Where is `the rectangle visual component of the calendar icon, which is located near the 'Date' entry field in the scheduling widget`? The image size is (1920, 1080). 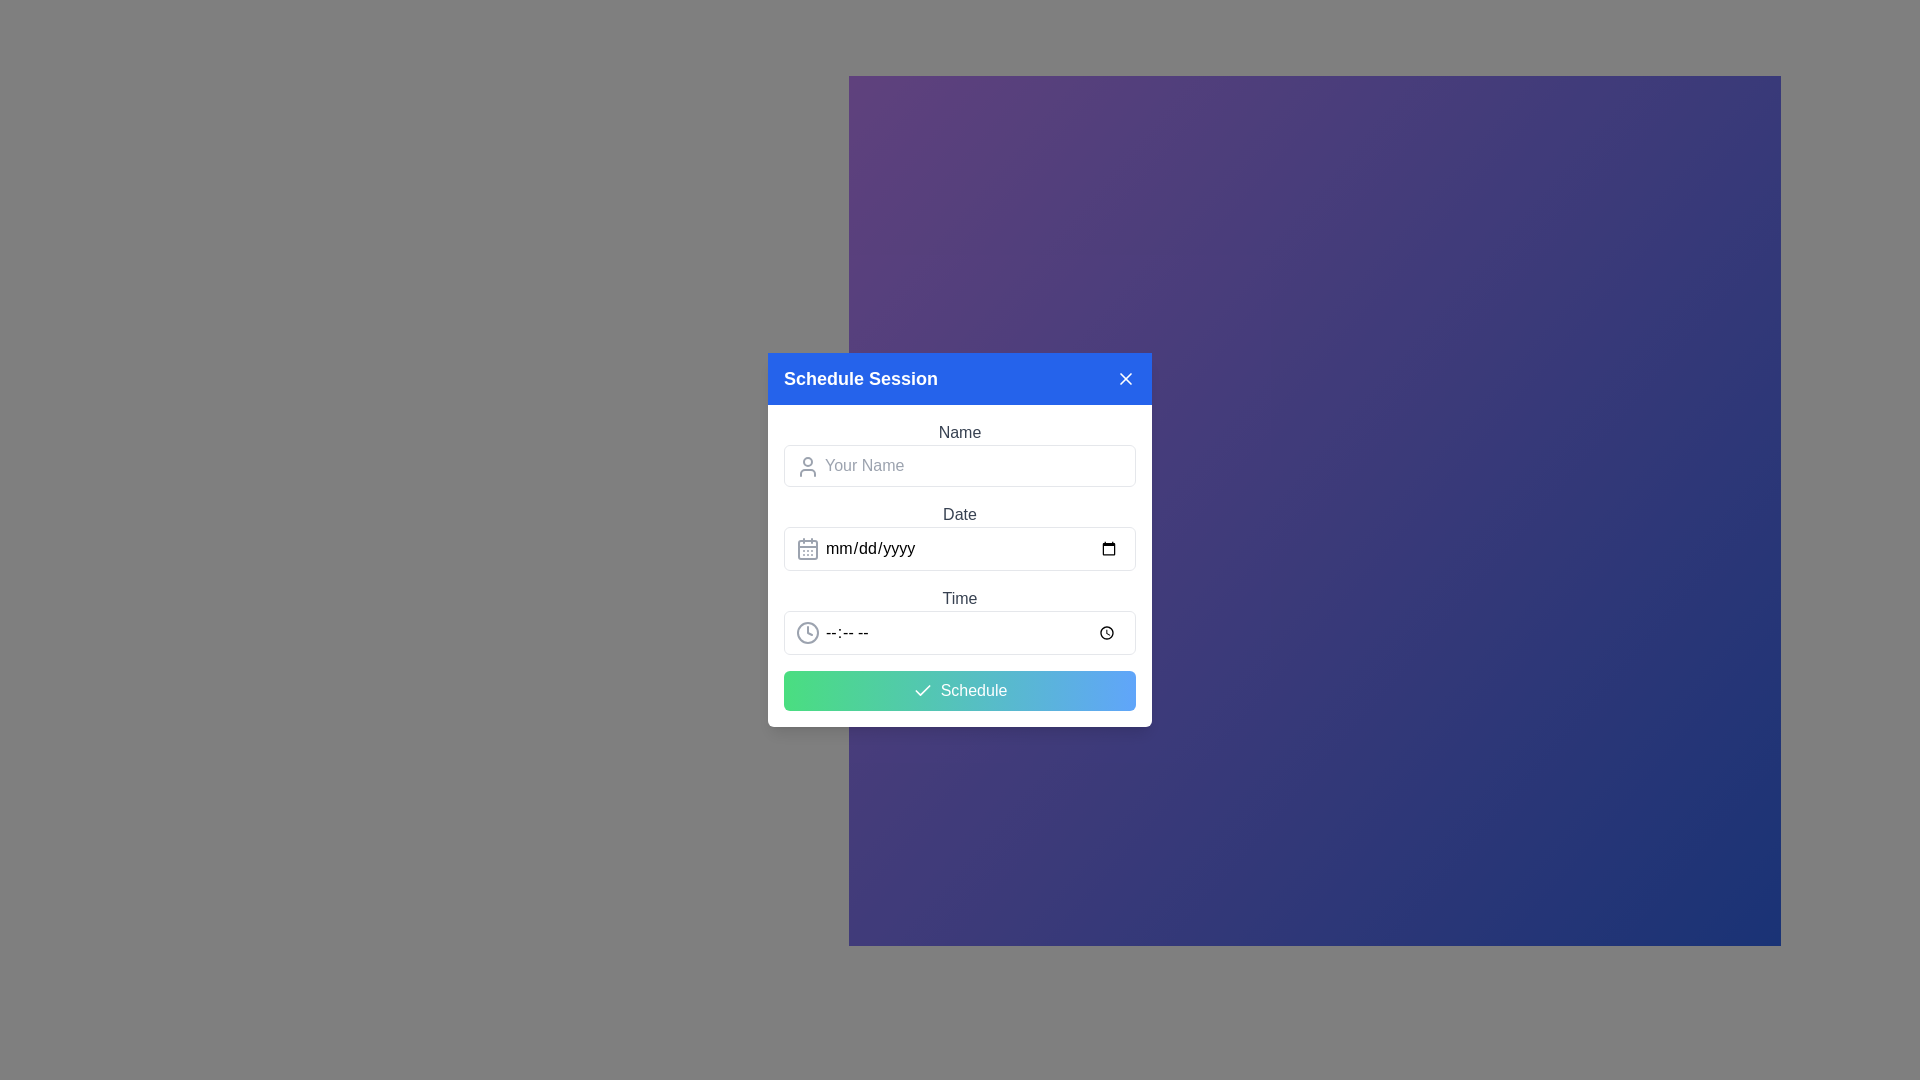
the rectangle visual component of the calendar icon, which is located near the 'Date' entry field in the scheduling widget is located at coordinates (807, 550).